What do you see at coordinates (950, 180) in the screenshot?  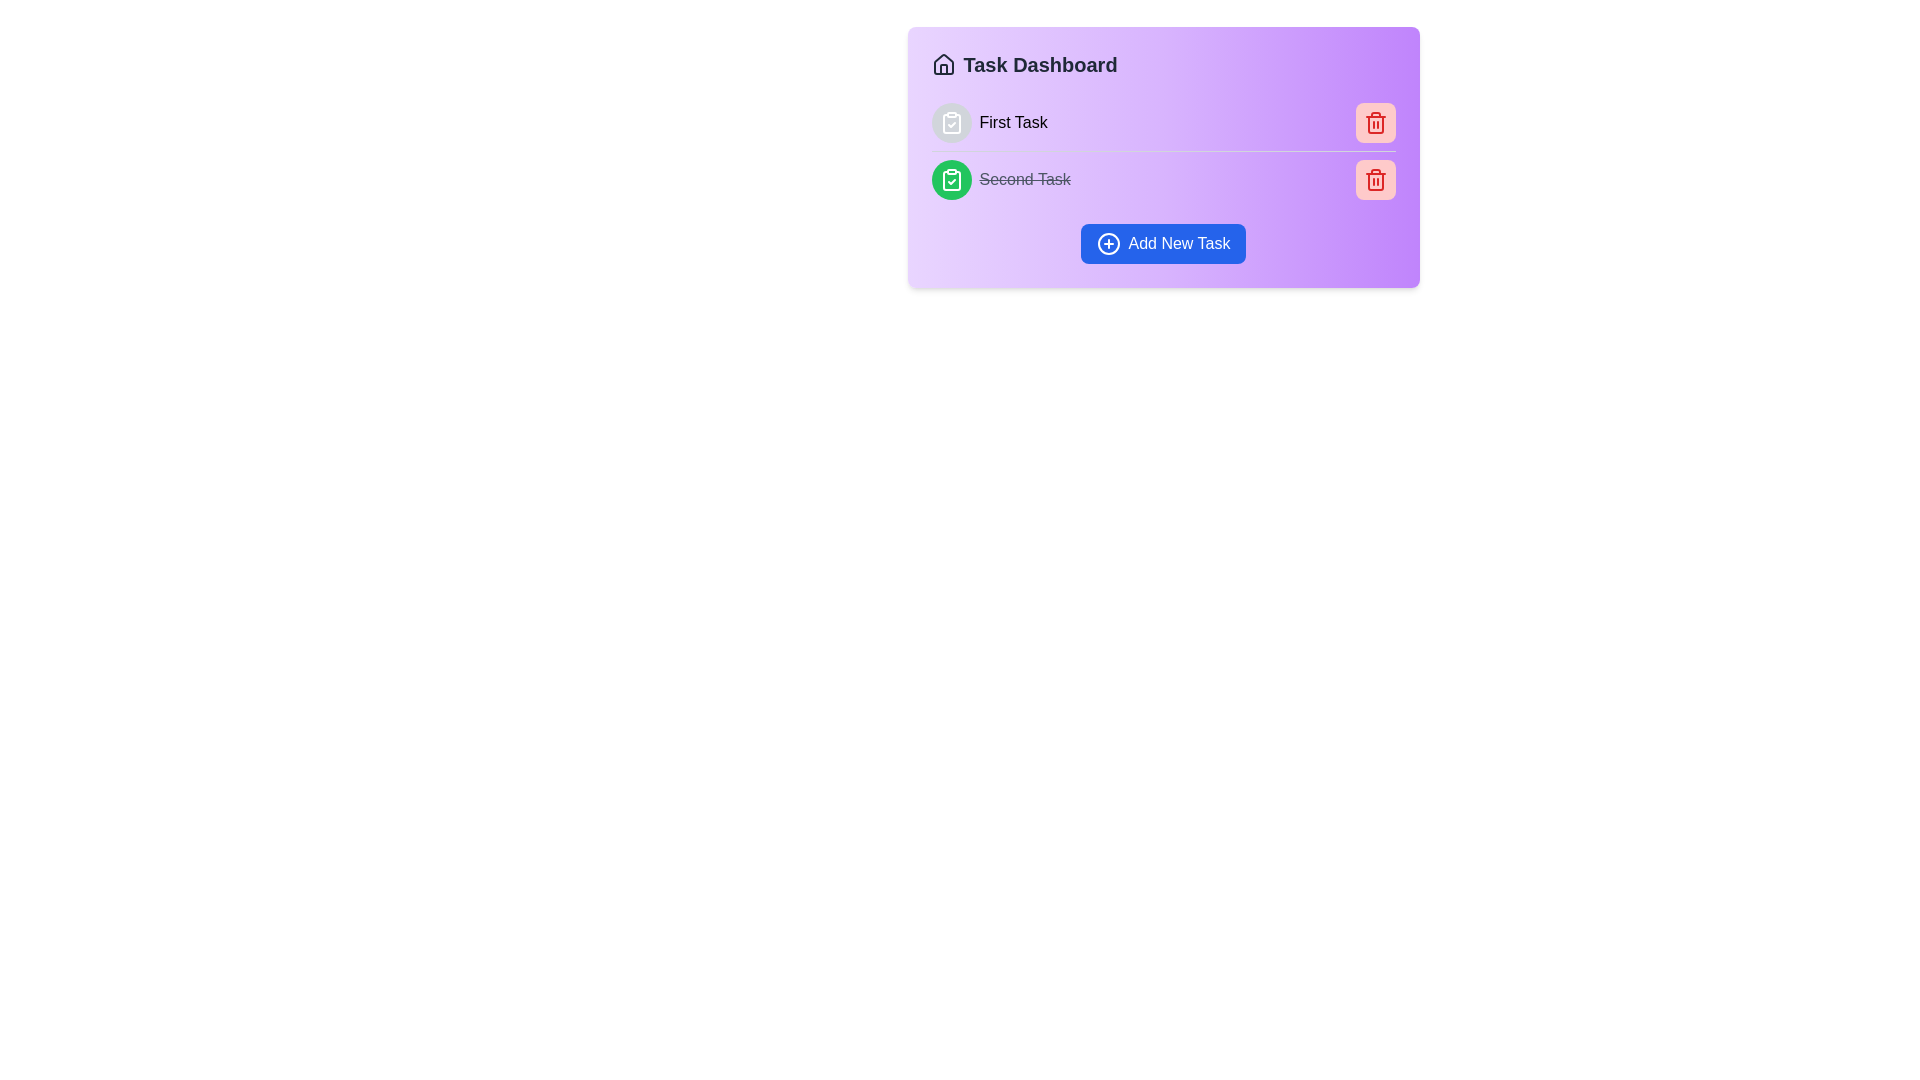 I see `the green circular clipboard icon with a checkmark located in the Task Dashboard section, adjacent to 'Second Task.'` at bounding box center [950, 180].